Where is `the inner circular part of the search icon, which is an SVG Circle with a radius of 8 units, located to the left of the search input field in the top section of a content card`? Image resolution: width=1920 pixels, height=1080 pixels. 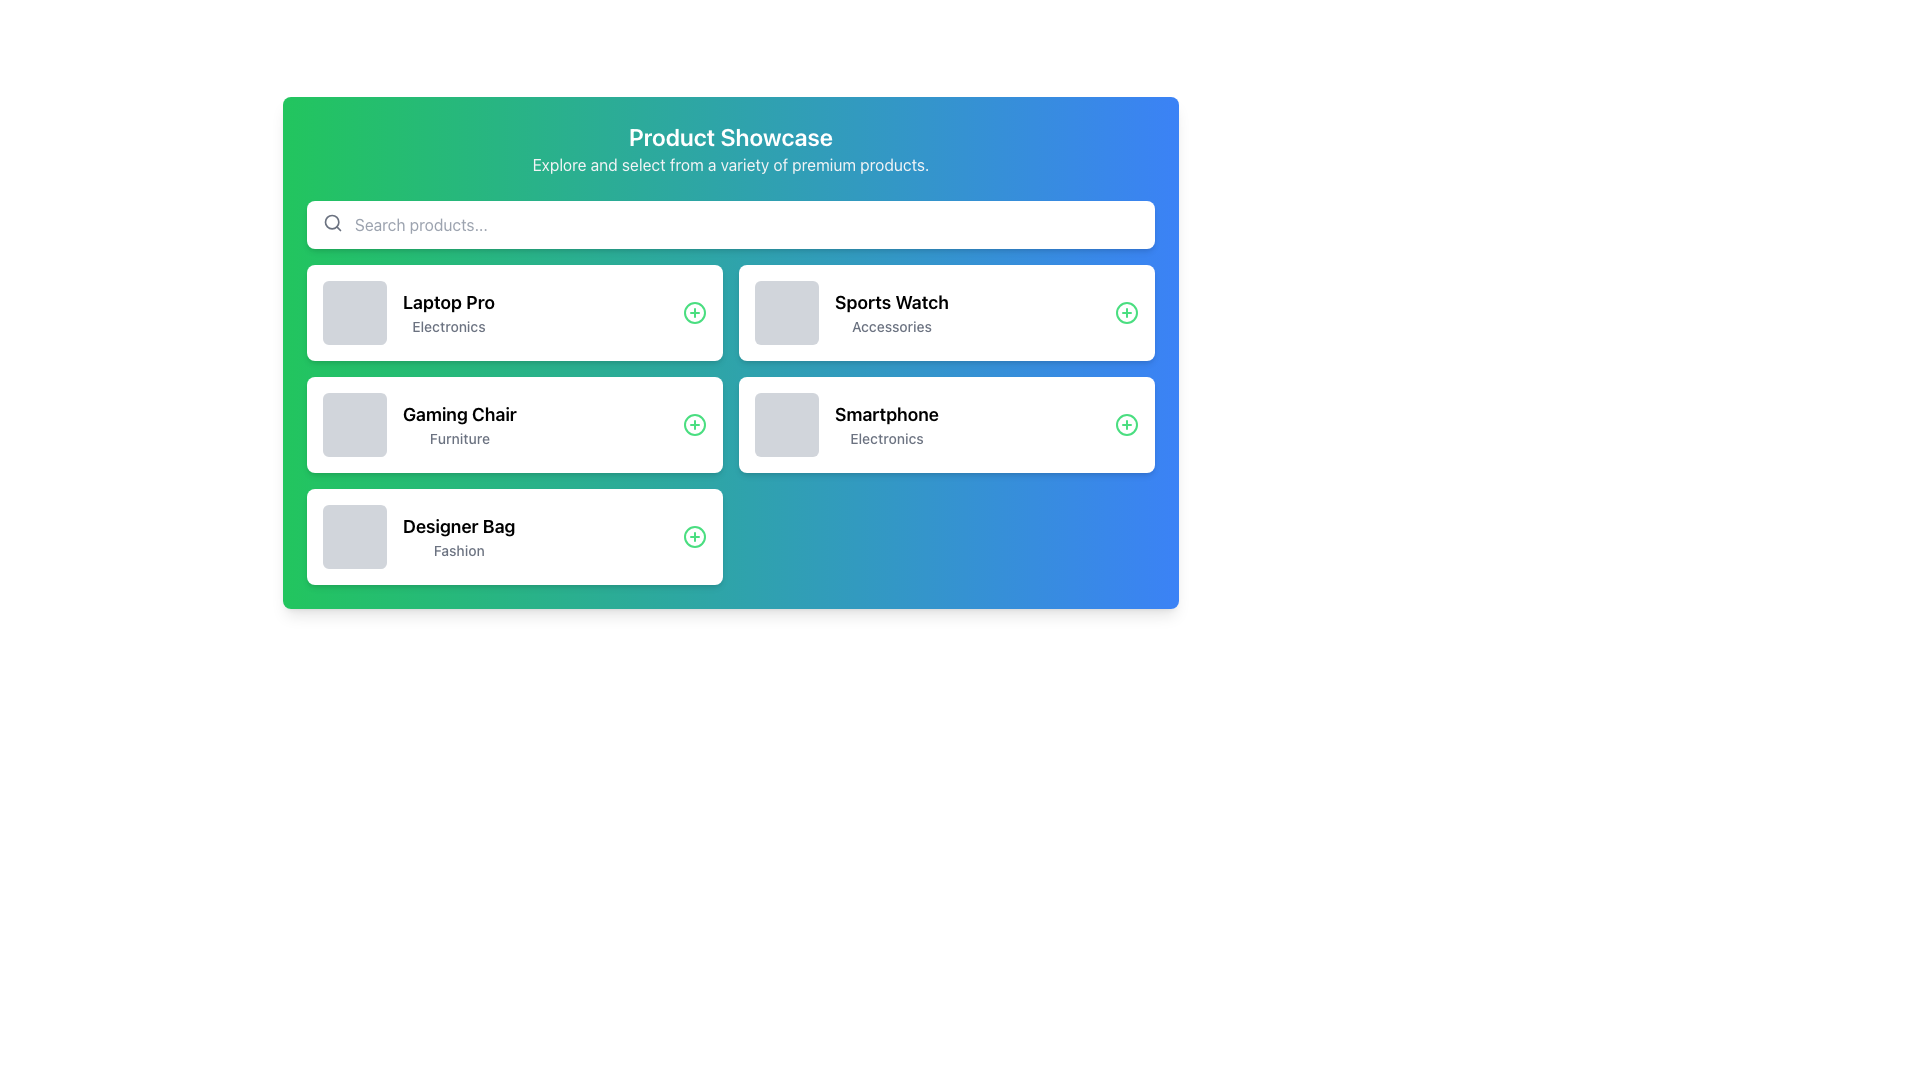
the inner circular part of the search icon, which is an SVG Circle with a radius of 8 units, located to the left of the search input field in the top section of a content card is located at coordinates (332, 222).